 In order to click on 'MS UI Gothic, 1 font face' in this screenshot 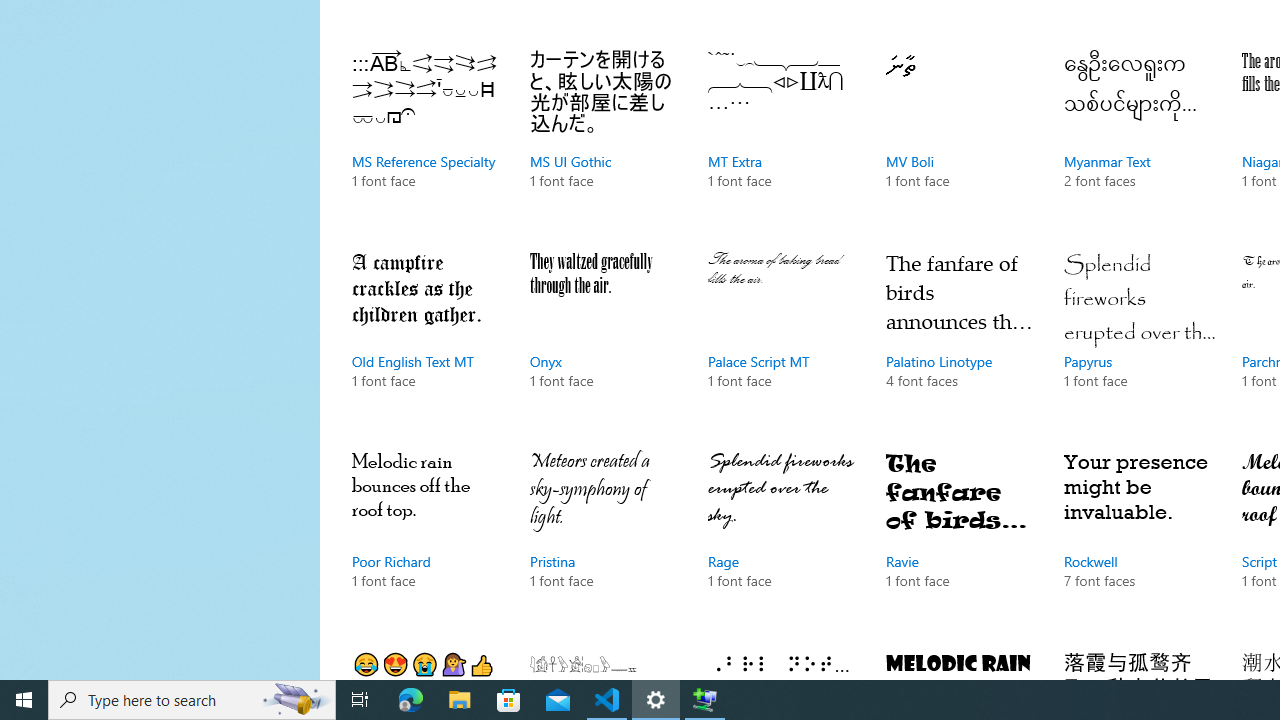, I will do `click(603, 139)`.